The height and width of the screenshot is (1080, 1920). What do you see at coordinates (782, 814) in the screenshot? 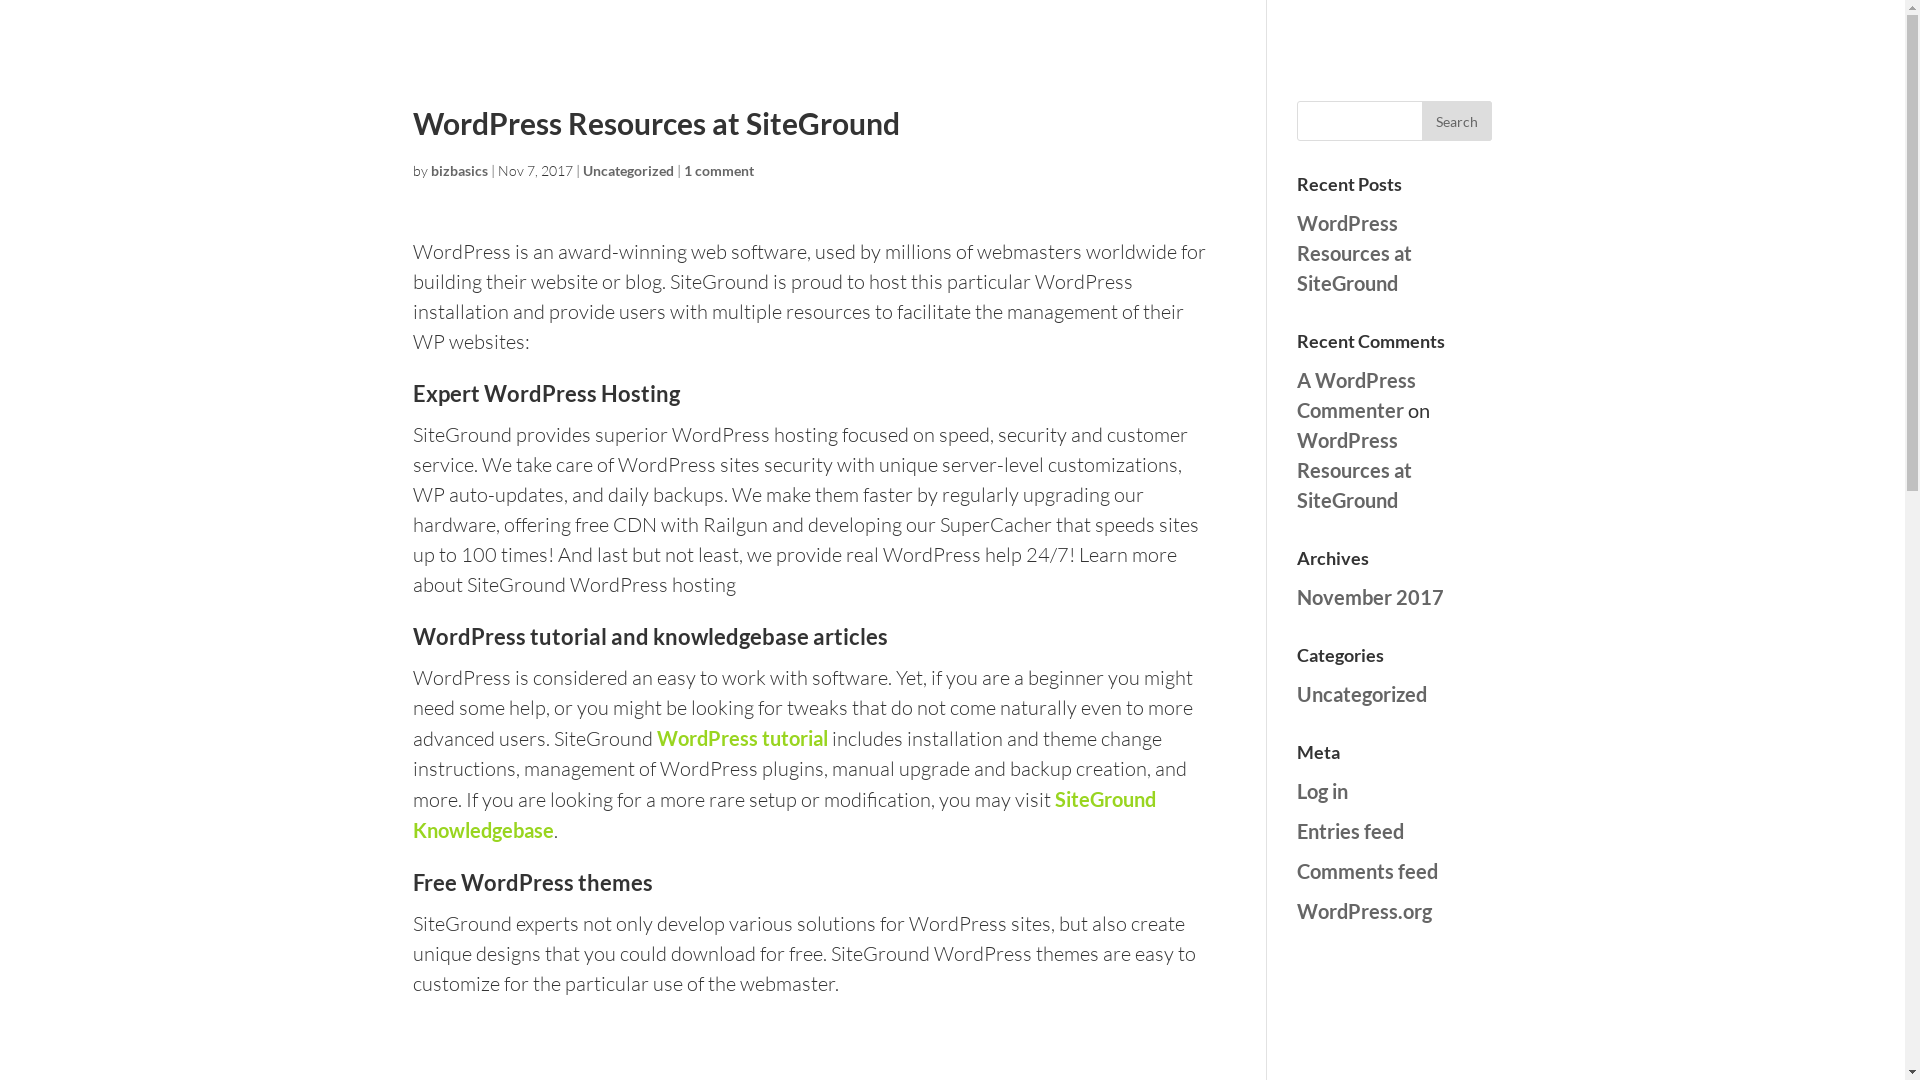
I see `'SiteGround Knowledgebase'` at bounding box center [782, 814].